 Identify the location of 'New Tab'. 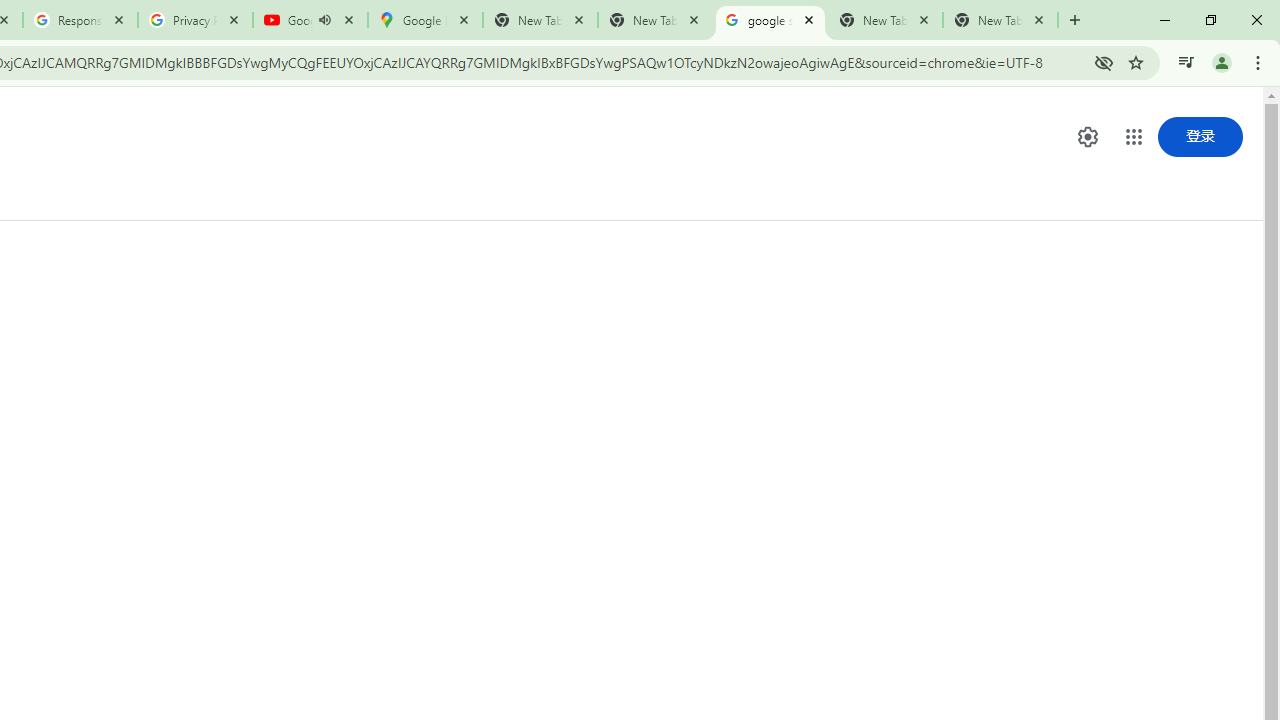
(1000, 20).